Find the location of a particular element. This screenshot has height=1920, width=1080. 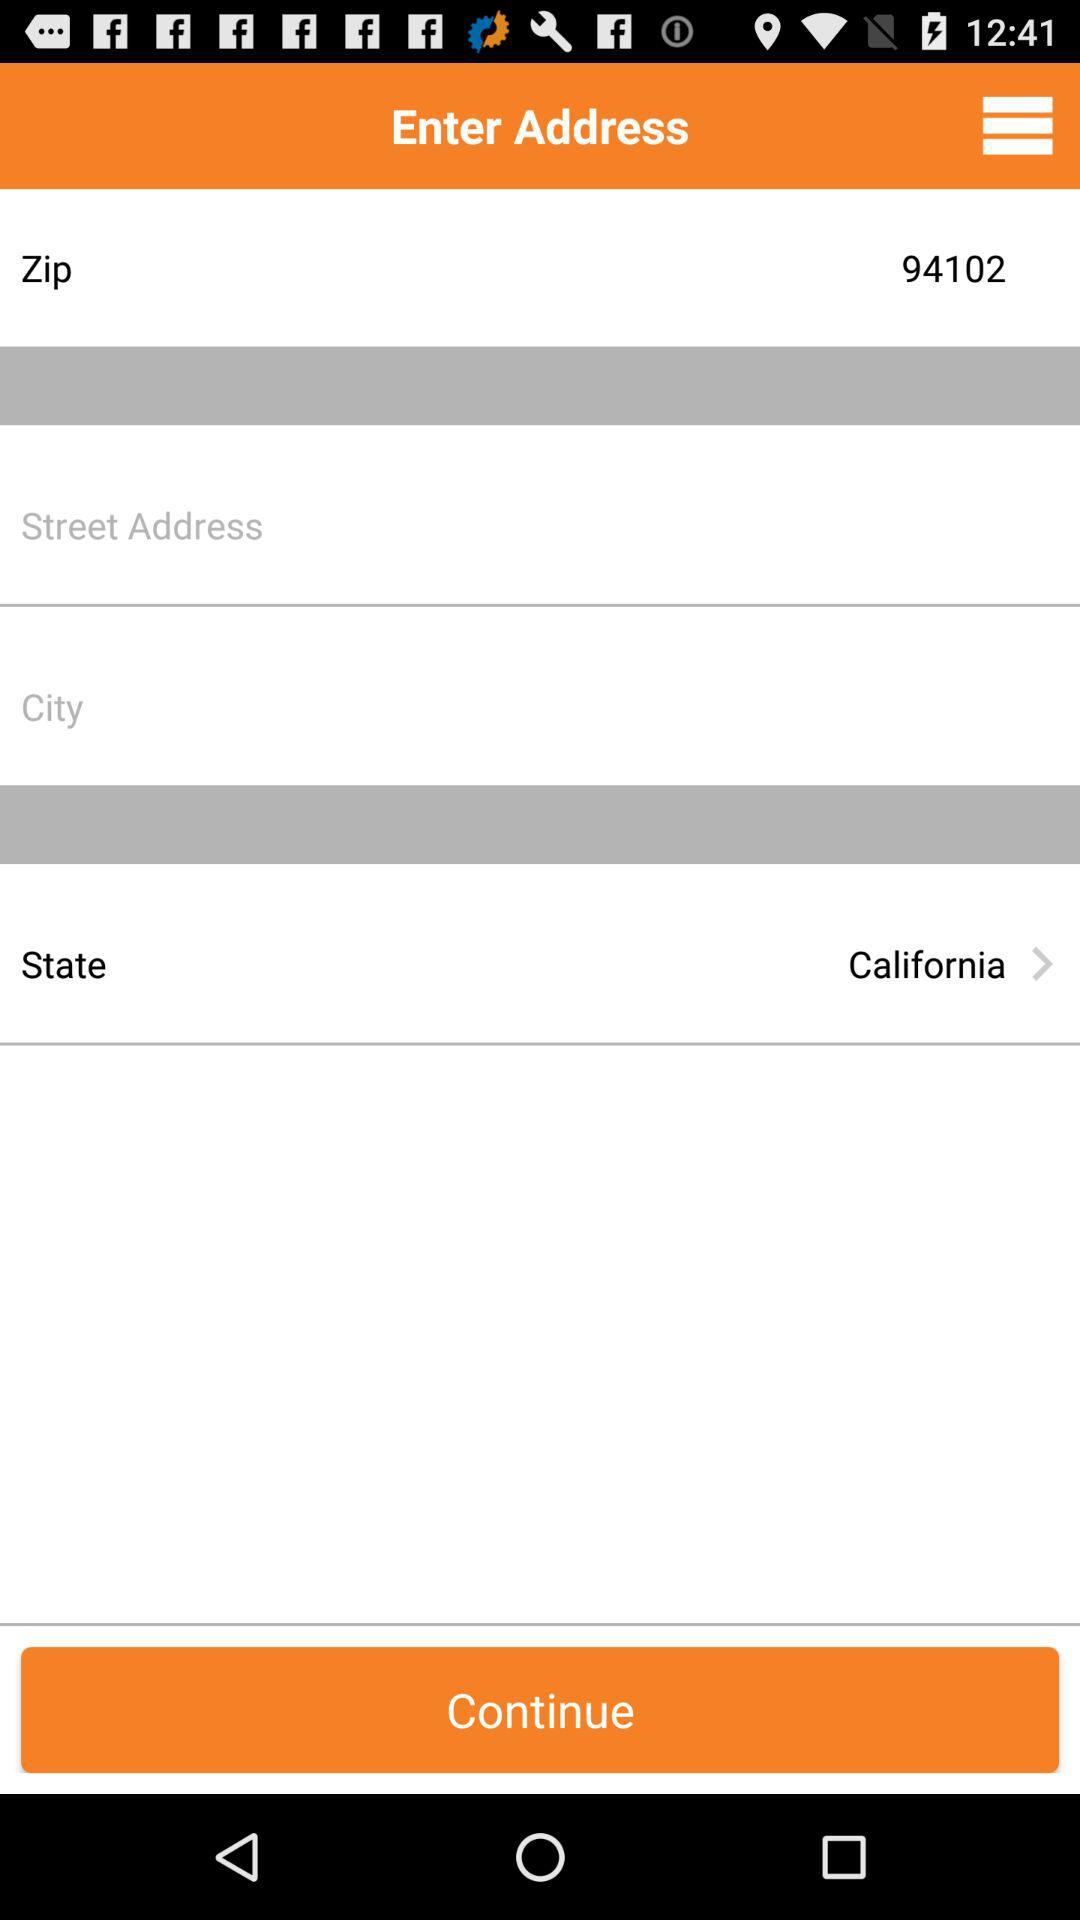

94102 is located at coordinates (694, 266).